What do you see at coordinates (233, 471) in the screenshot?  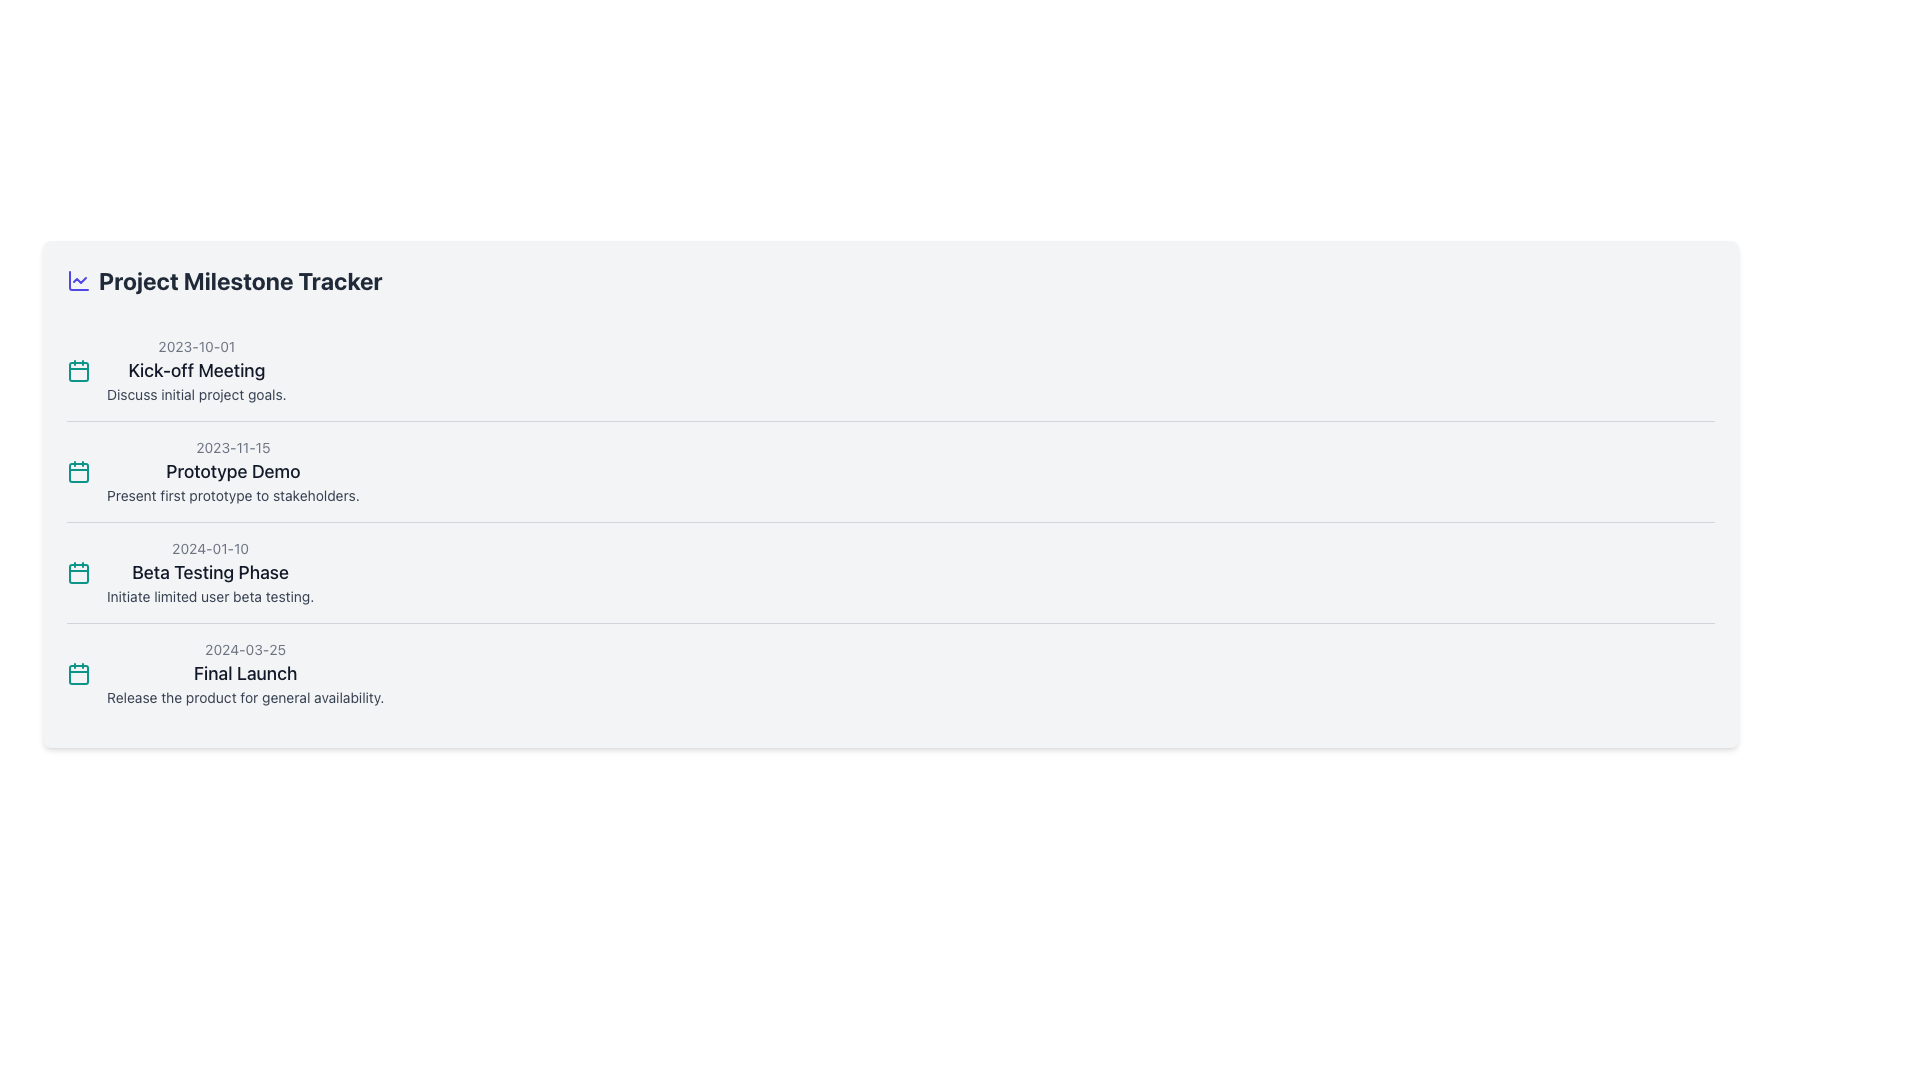 I see `the text label reading 'Prototype Demo', which is styled in a larger, bold font and positioned between '2023-11-15' and 'Present first prototype to stakeholders'` at bounding box center [233, 471].